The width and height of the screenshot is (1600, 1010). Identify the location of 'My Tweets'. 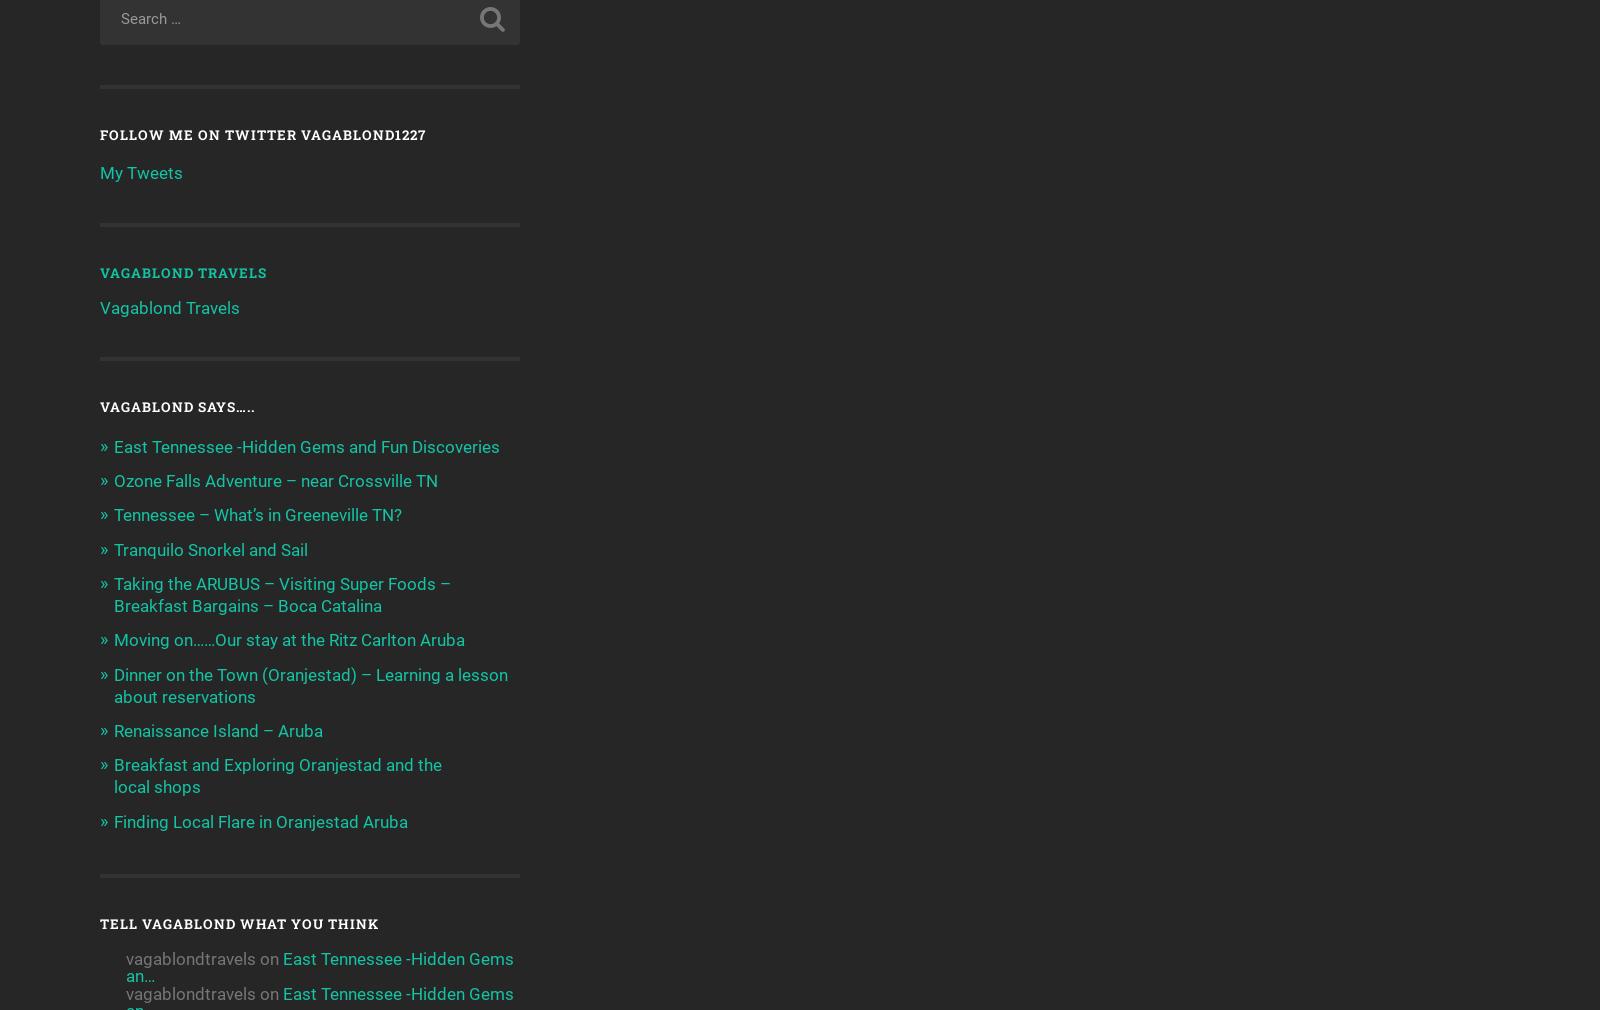
(140, 171).